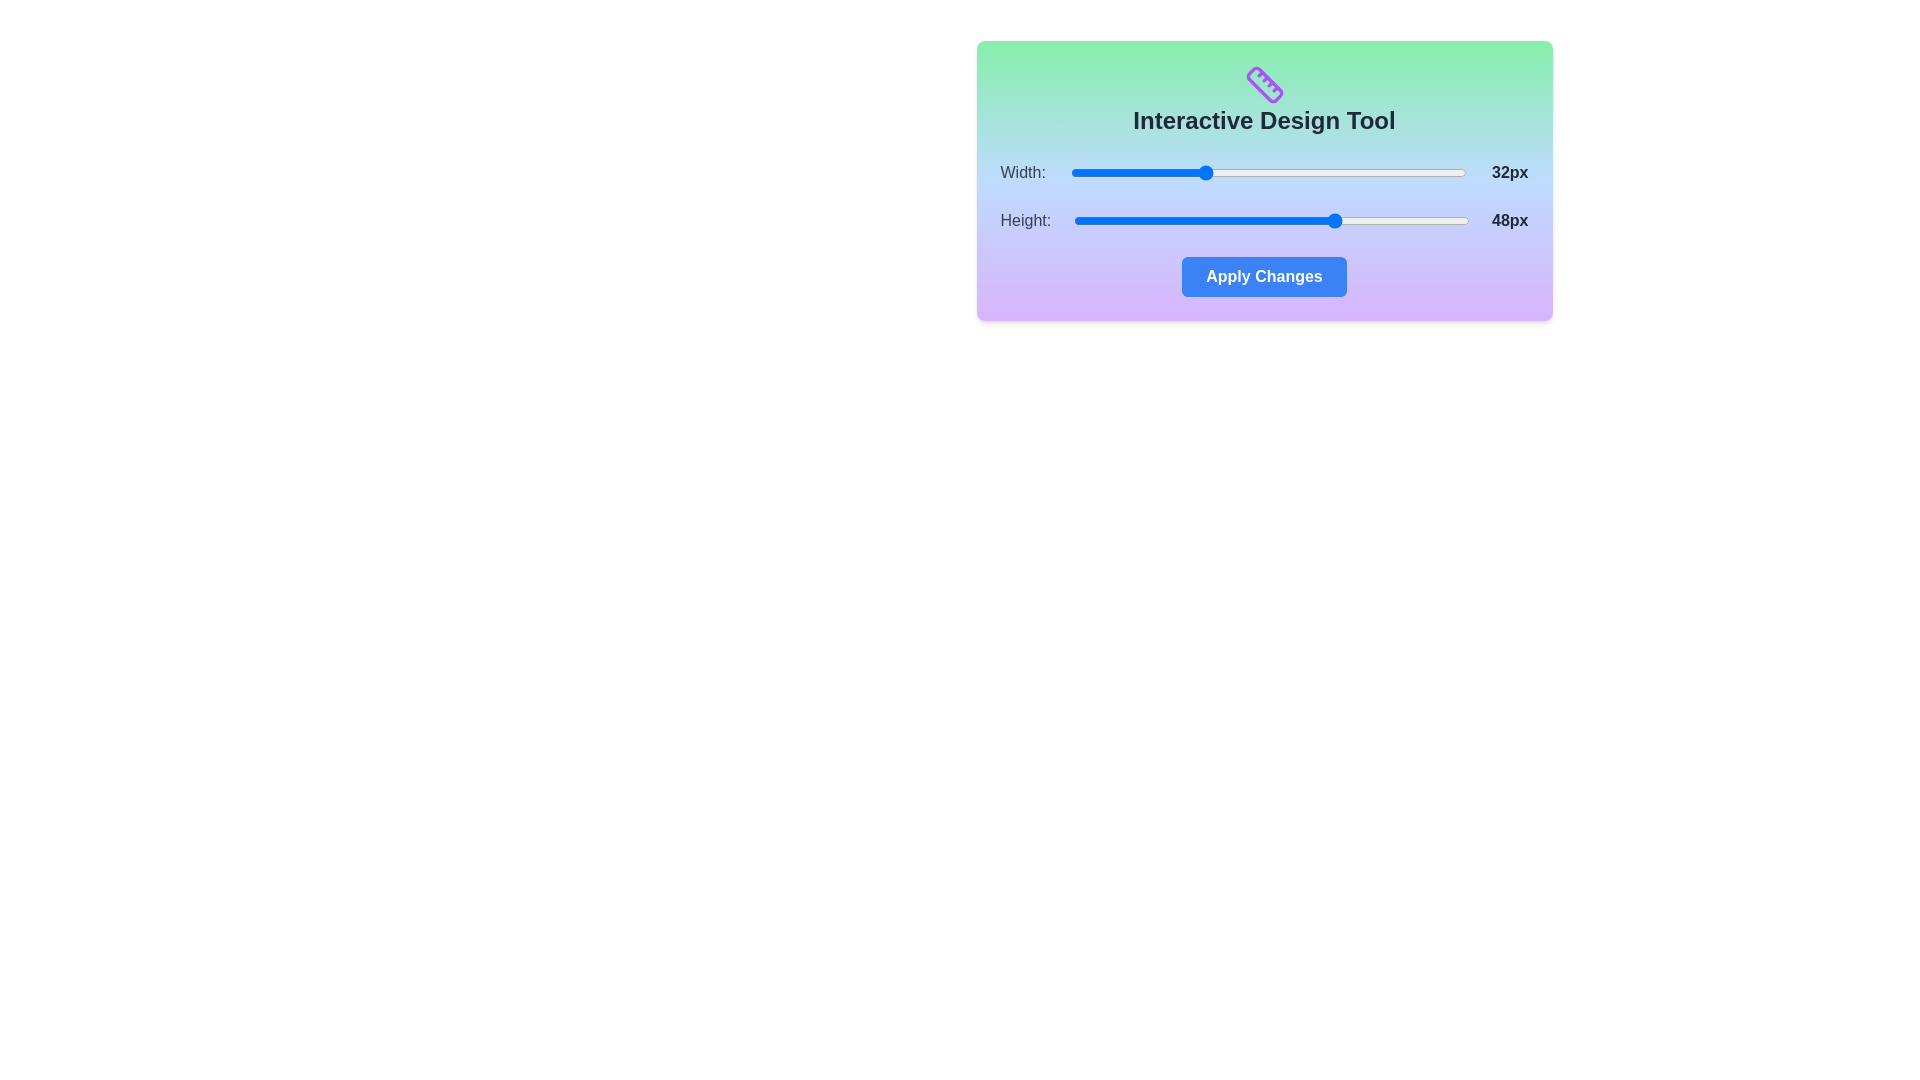 This screenshot has height=1080, width=1920. What do you see at coordinates (1131, 220) in the screenshot?
I see `the 'Height' slider to set its value to 23` at bounding box center [1131, 220].